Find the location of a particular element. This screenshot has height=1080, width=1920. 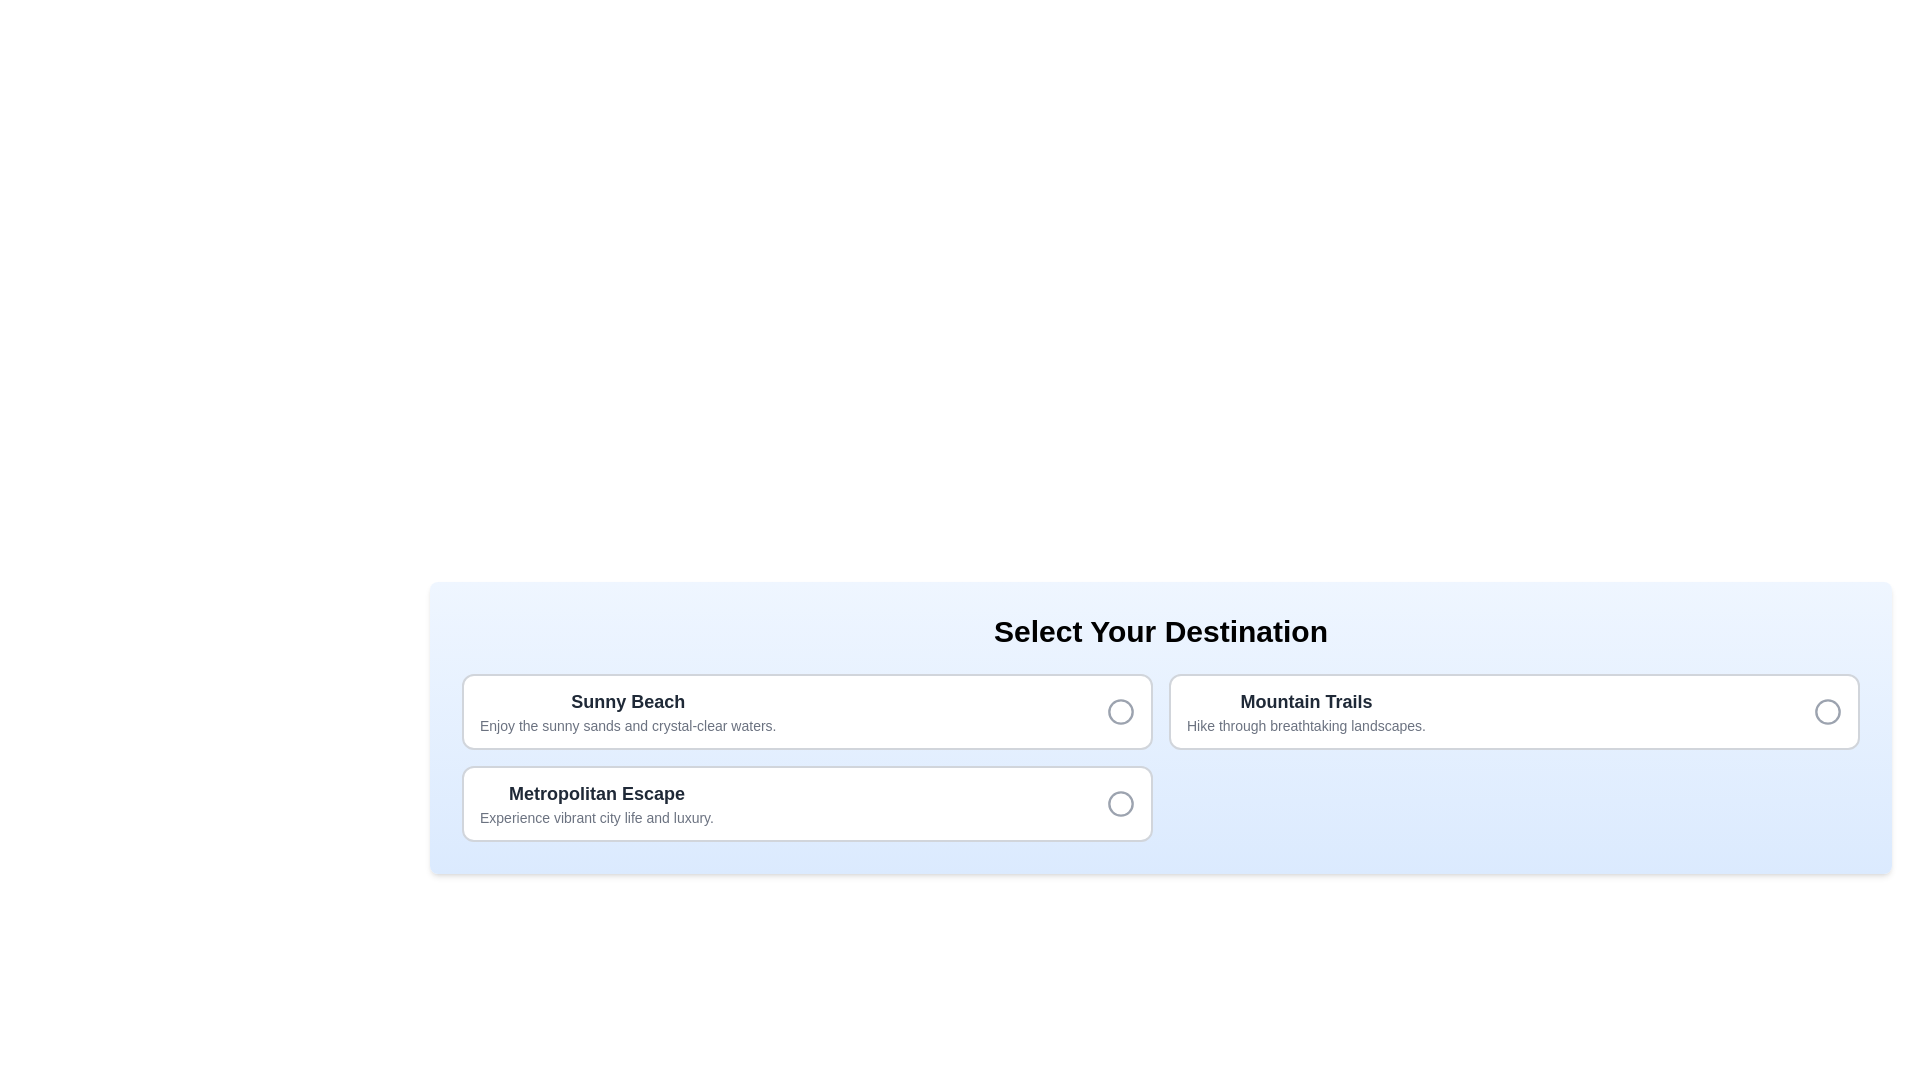

elements of the second selectable card in the grid layout, located in the top-right section, which includes a title and description along with a radio button is located at coordinates (1514, 711).